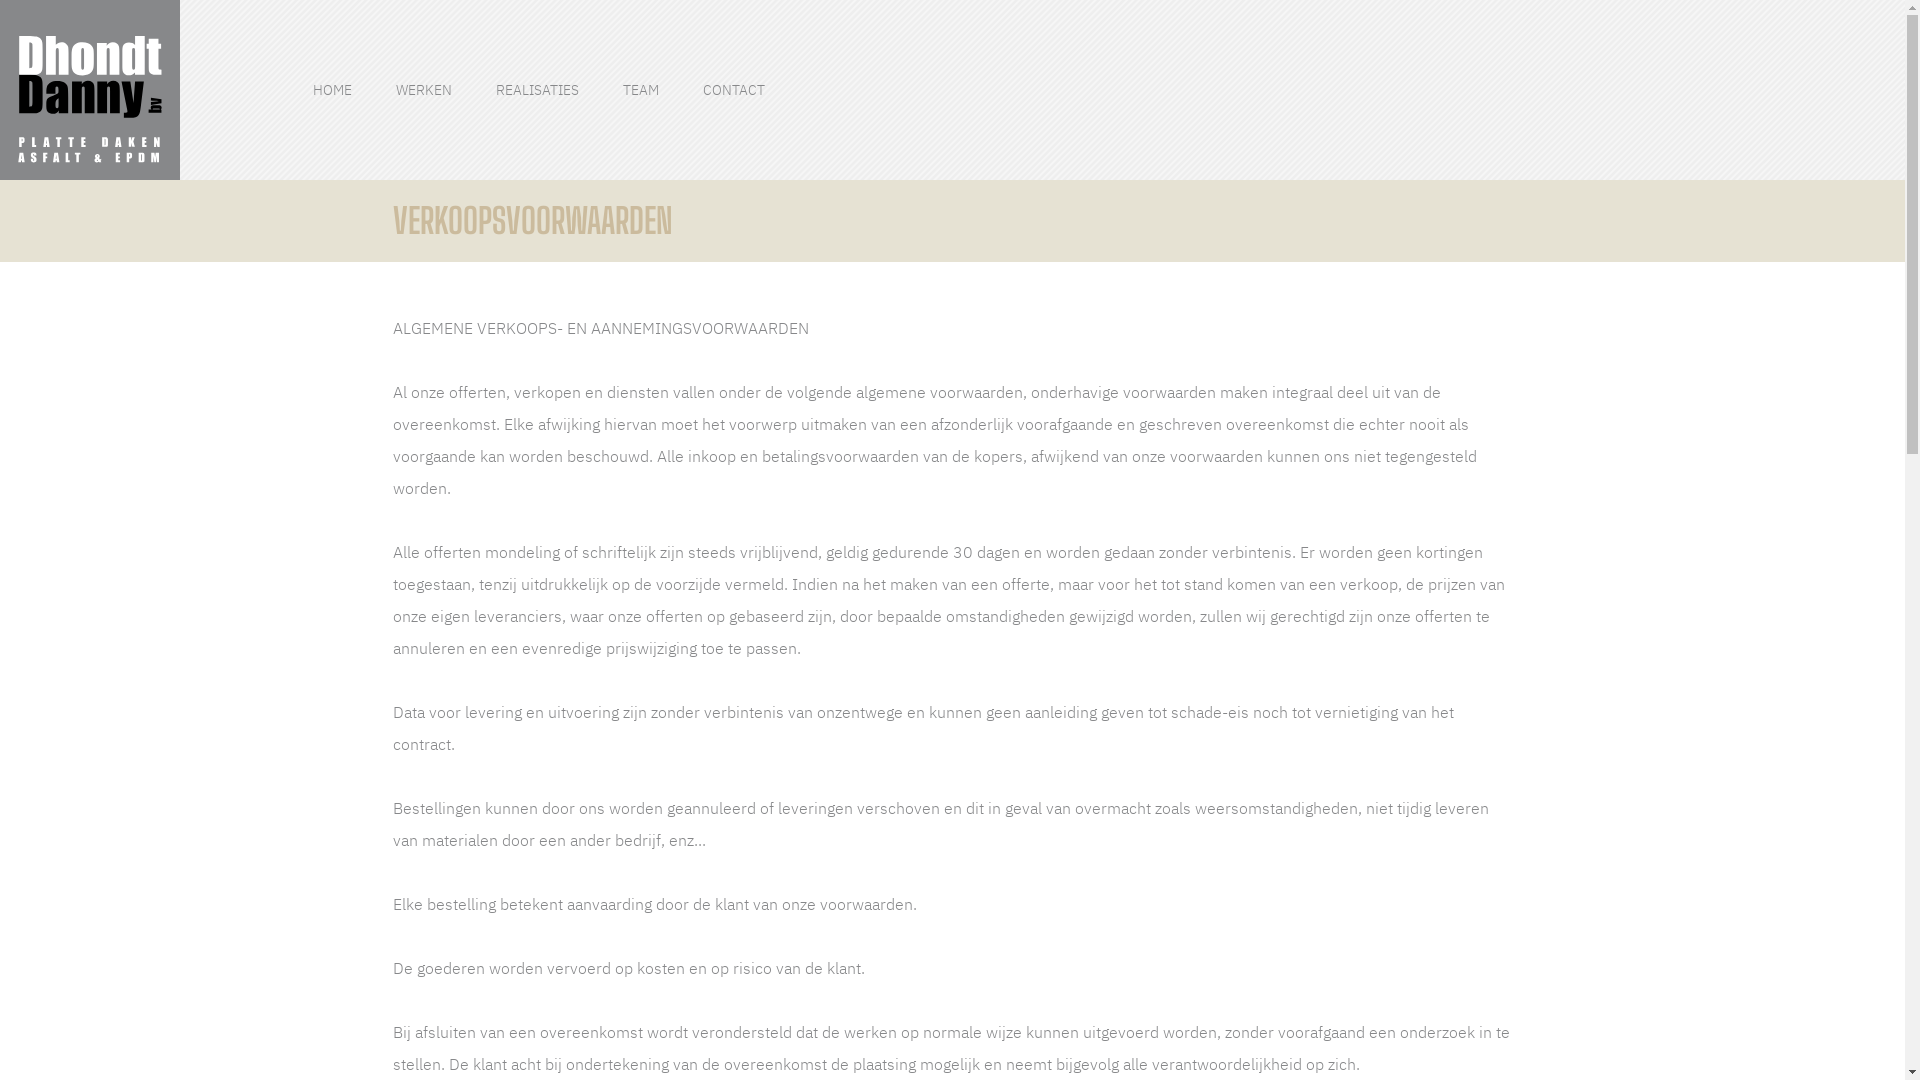 This screenshot has height=1080, width=1920. Describe the element at coordinates (537, 90) in the screenshot. I see `'REALISATIES'` at that location.